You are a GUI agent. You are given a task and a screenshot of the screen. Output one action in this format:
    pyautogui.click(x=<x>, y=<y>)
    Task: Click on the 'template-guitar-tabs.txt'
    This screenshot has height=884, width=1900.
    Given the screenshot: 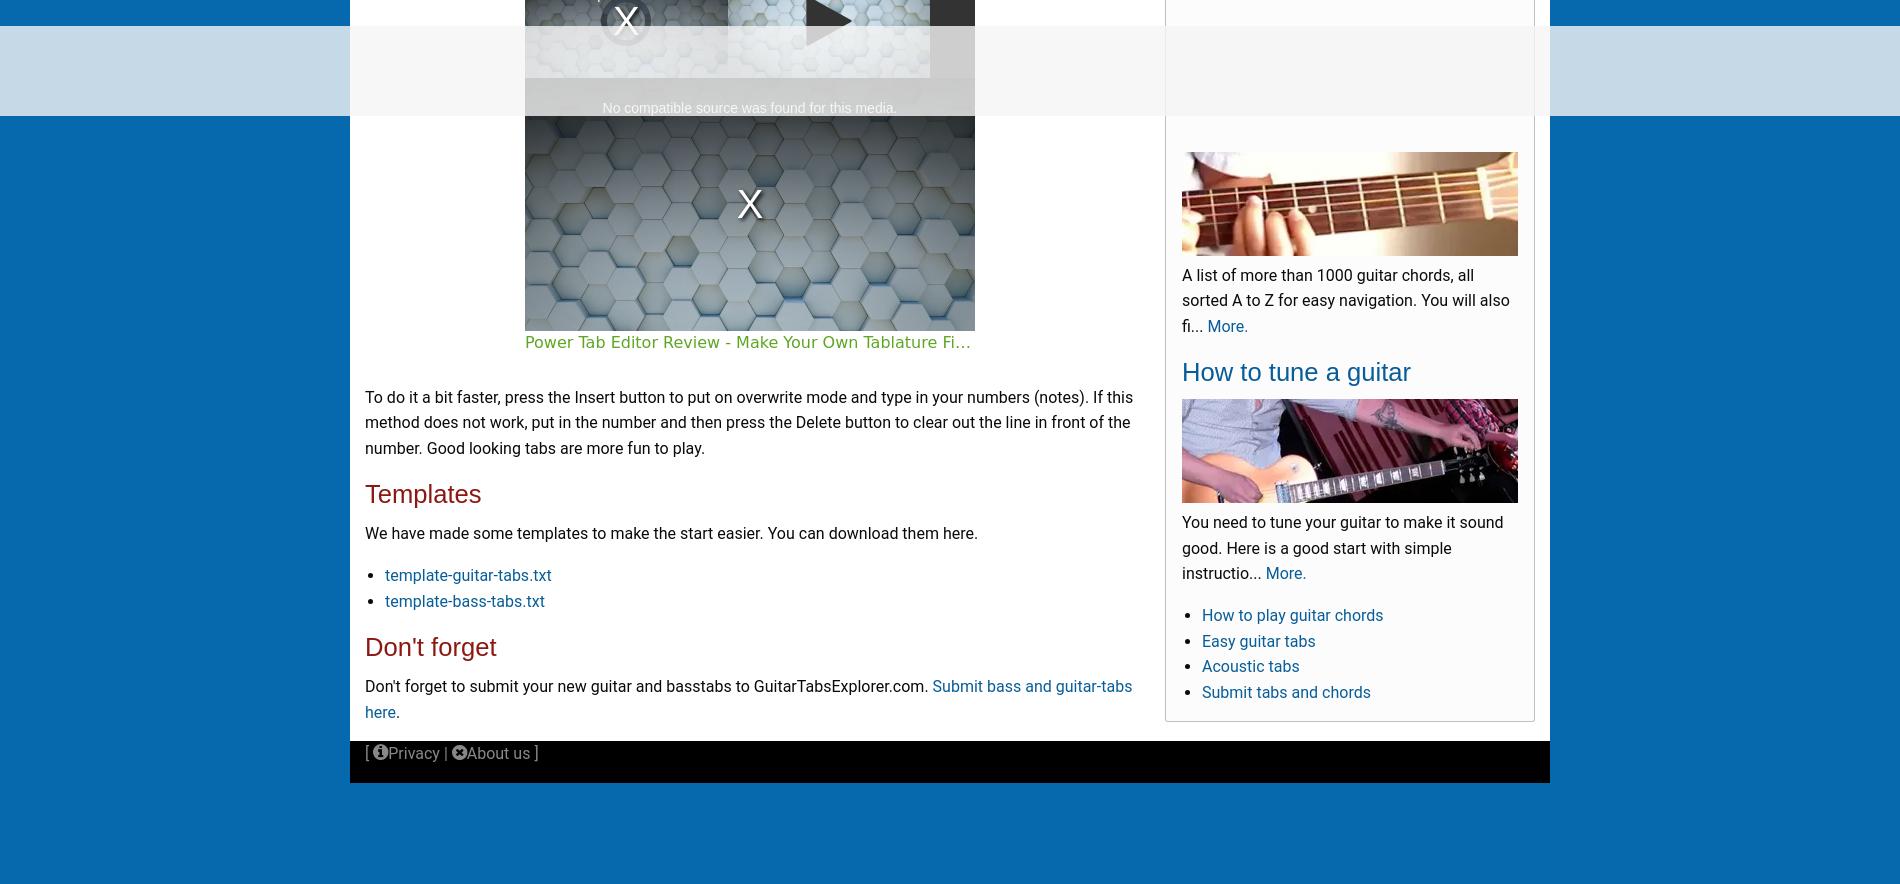 What is the action you would take?
    pyautogui.click(x=466, y=573)
    